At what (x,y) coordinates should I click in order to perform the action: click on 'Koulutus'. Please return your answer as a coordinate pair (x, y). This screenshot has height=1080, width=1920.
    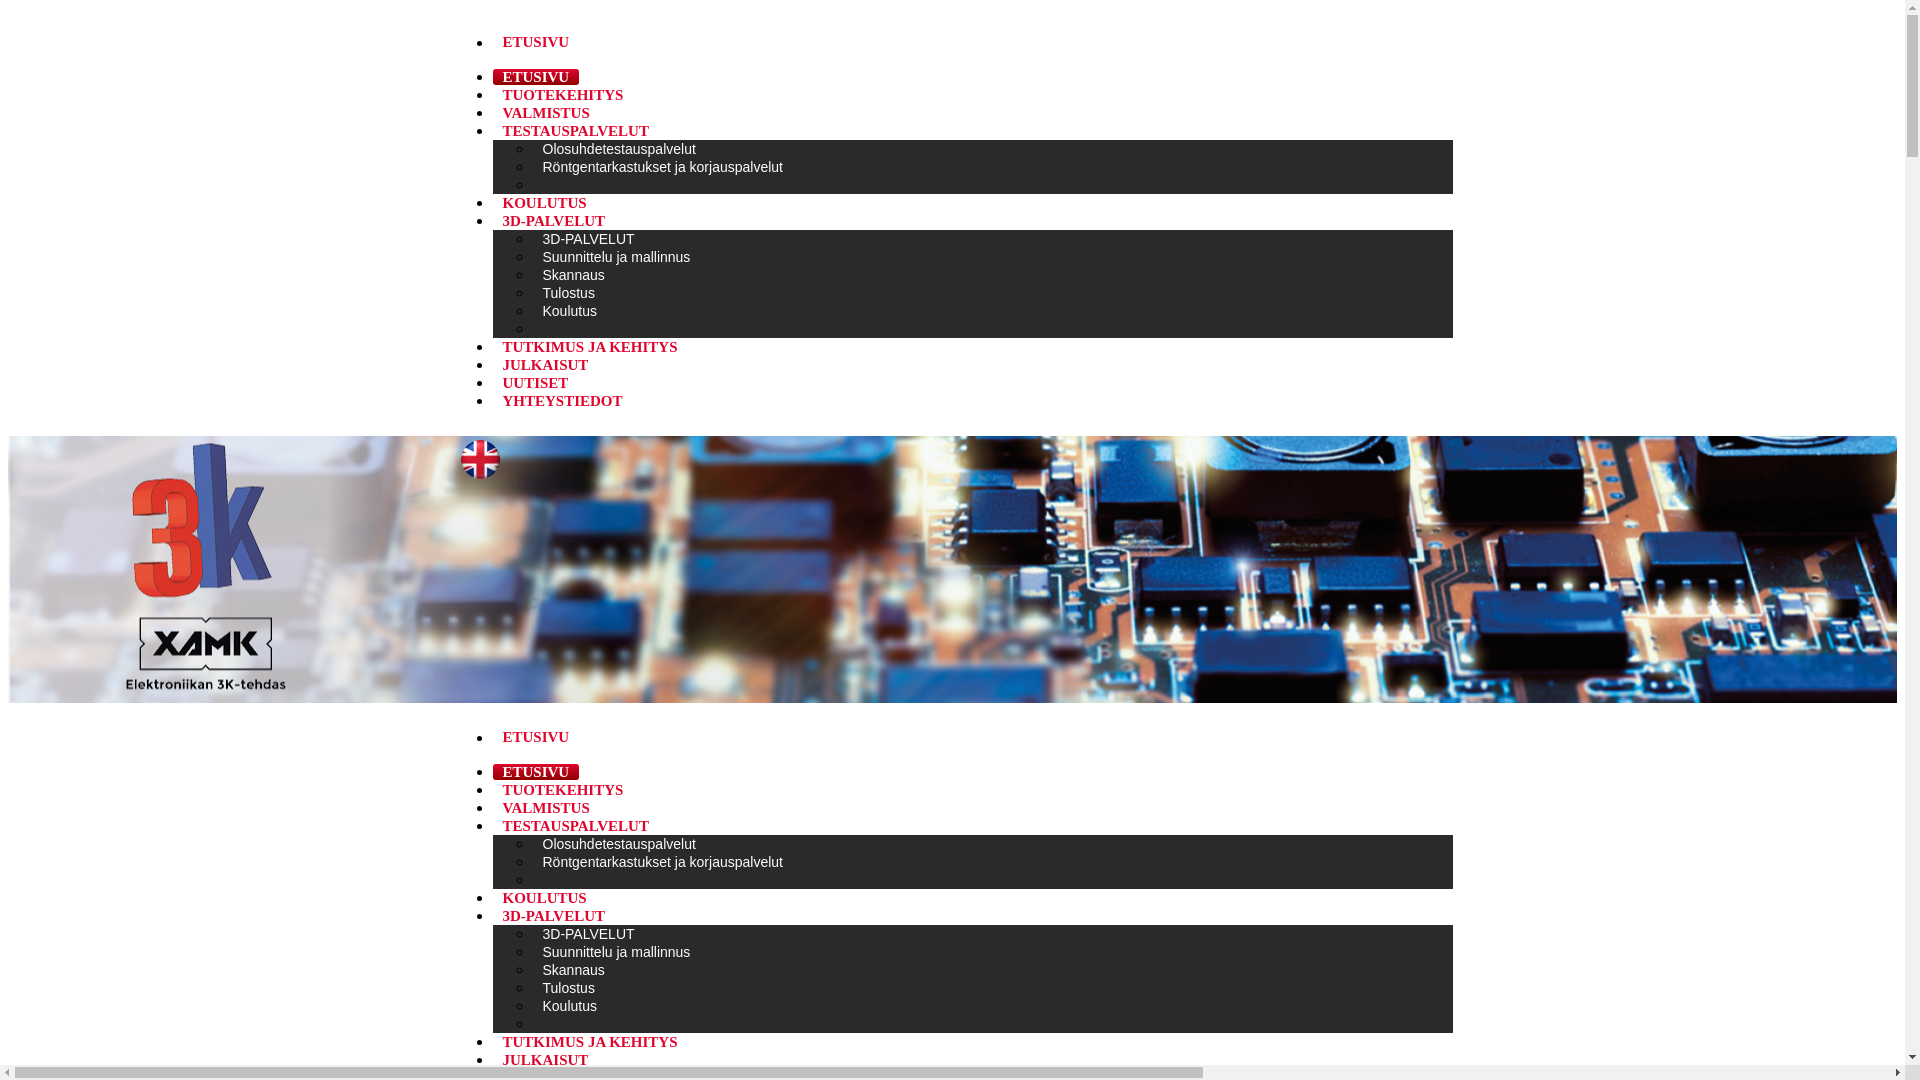
    Looking at the image, I should click on (568, 1006).